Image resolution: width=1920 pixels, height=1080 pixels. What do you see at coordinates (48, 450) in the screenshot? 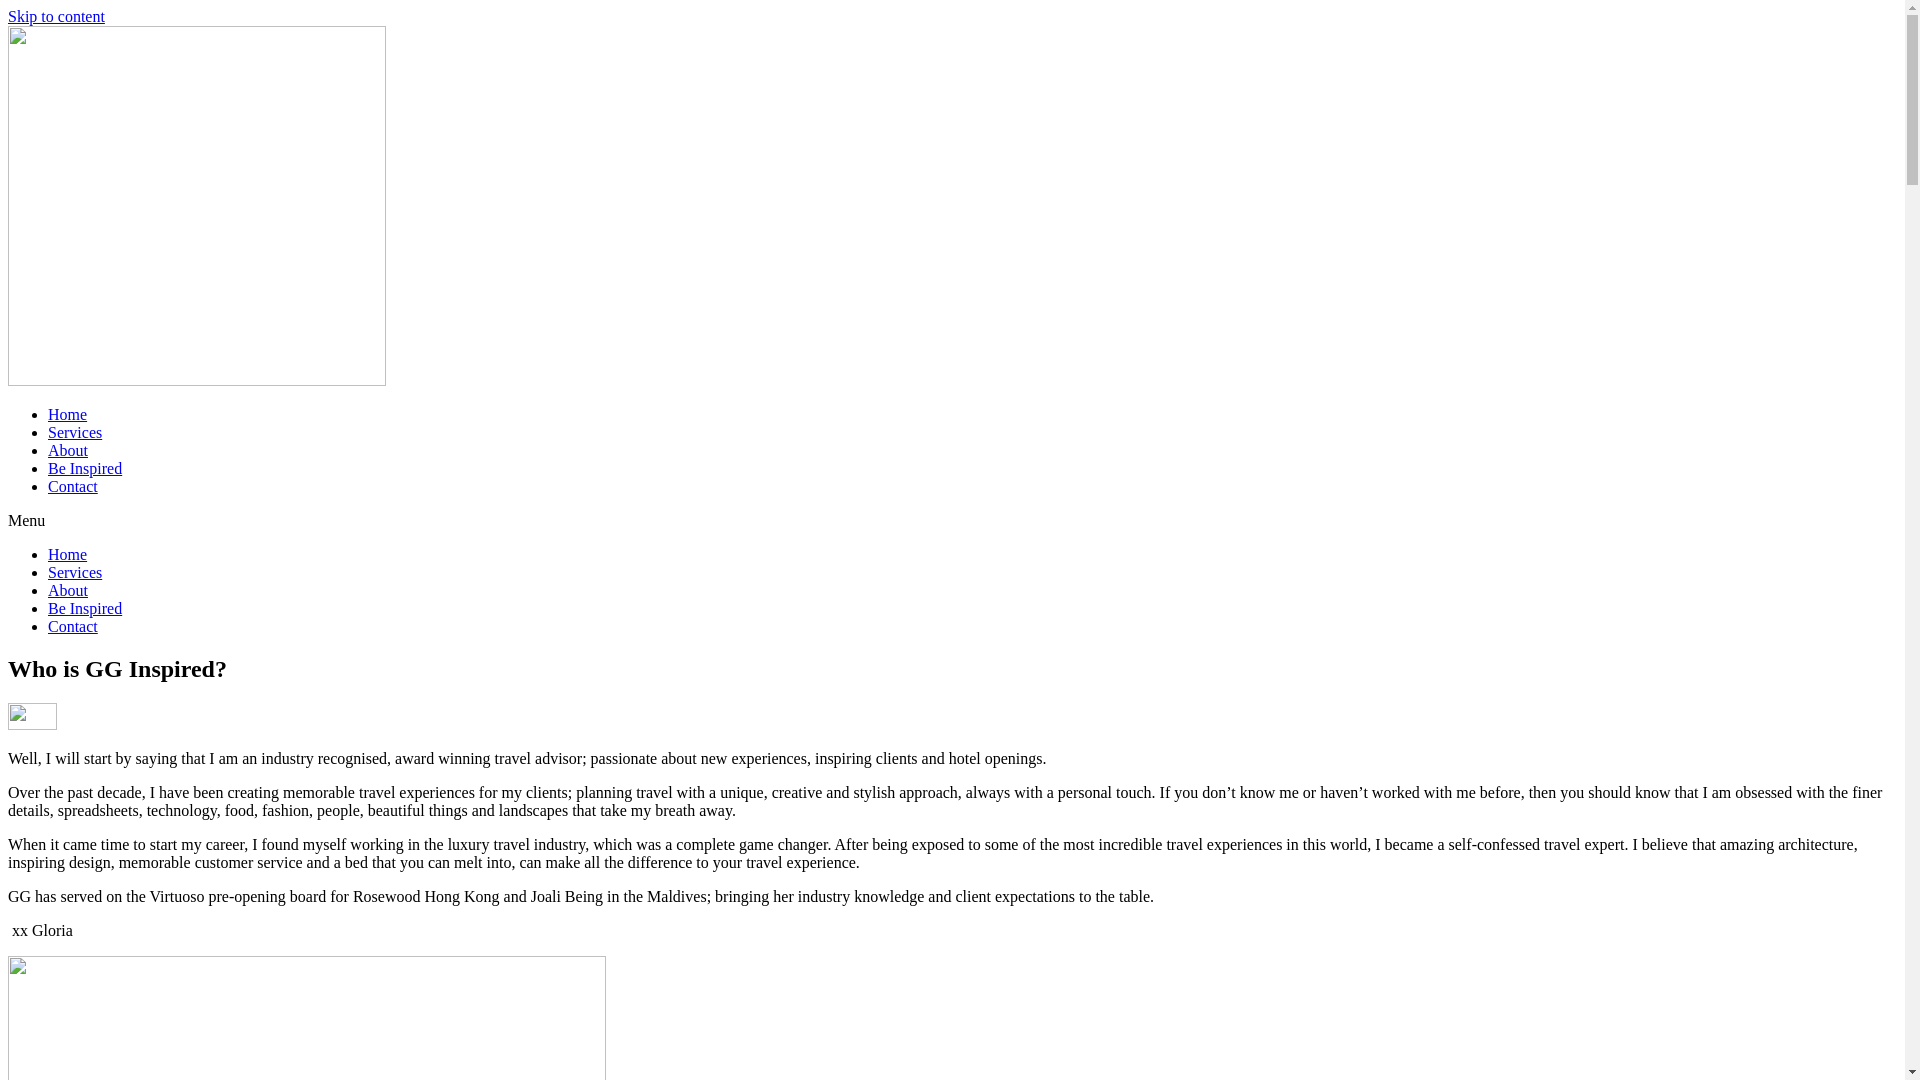
I see `'About'` at bounding box center [48, 450].